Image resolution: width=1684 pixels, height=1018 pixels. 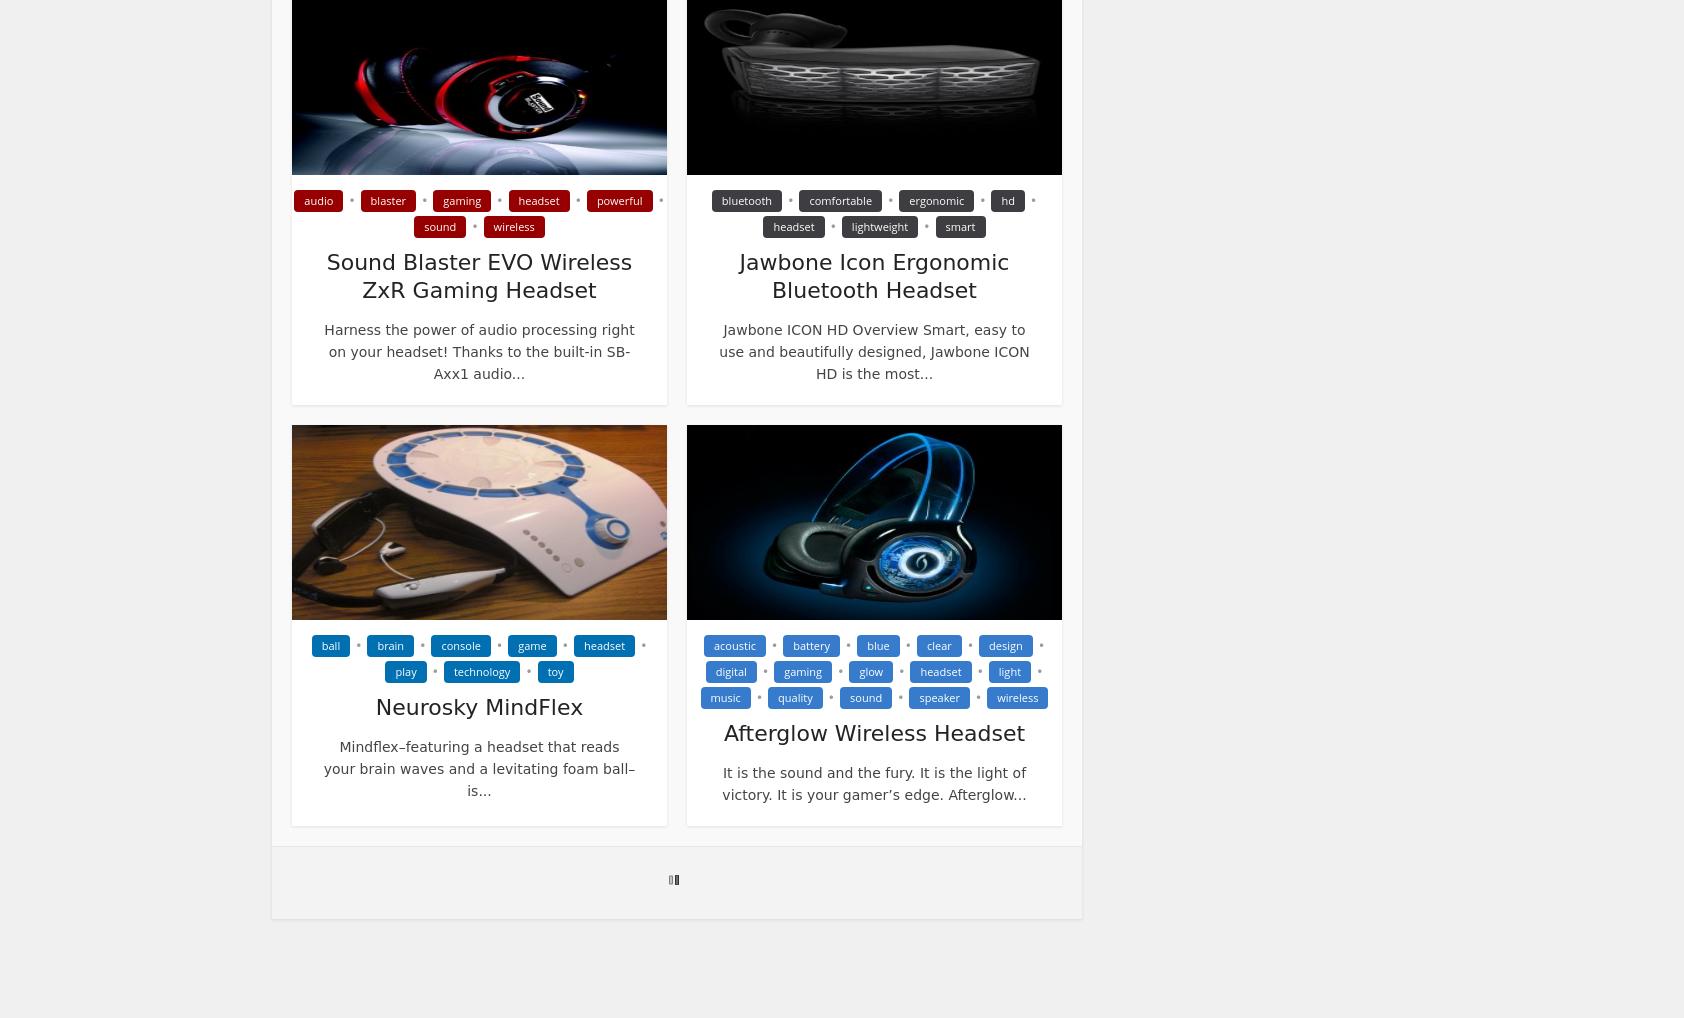 I want to click on 'acoustic', so click(x=734, y=644).